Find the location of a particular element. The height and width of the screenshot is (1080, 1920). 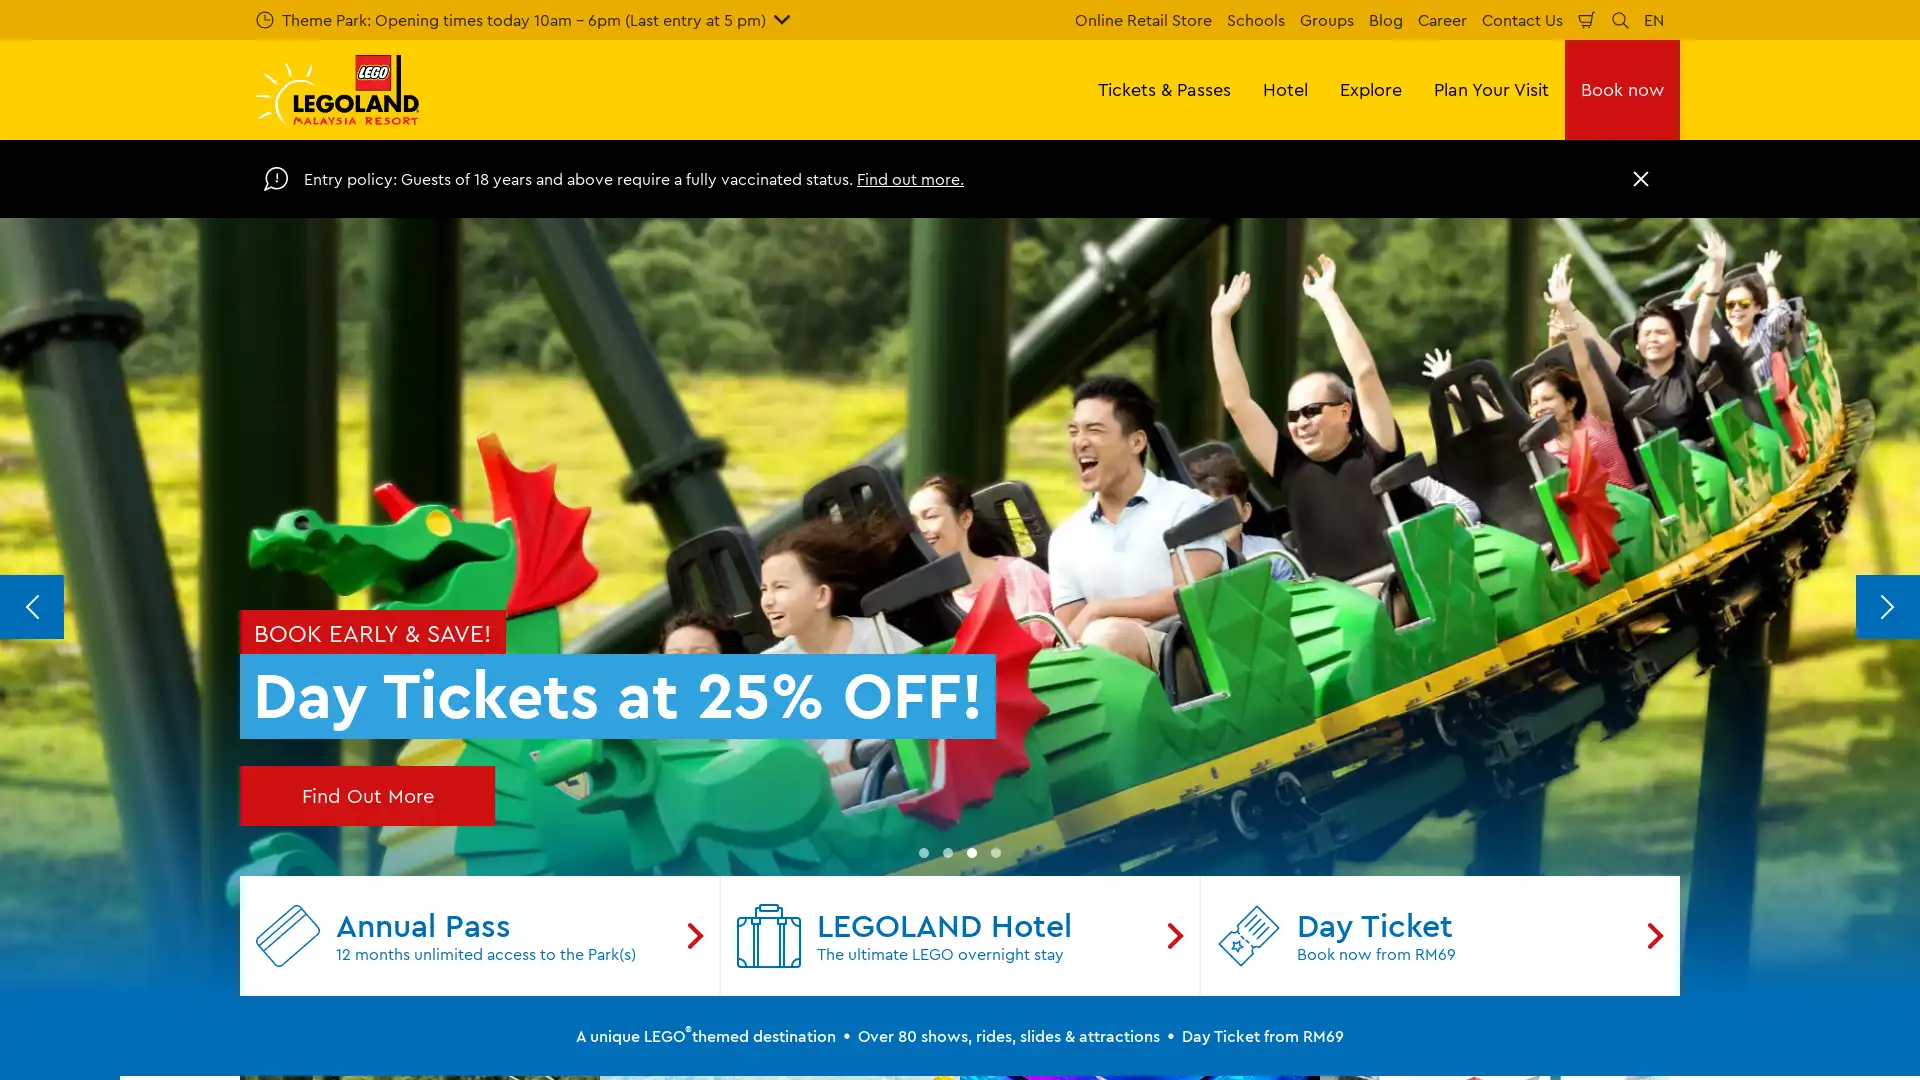

Go to slide 4 is located at coordinates (996, 852).